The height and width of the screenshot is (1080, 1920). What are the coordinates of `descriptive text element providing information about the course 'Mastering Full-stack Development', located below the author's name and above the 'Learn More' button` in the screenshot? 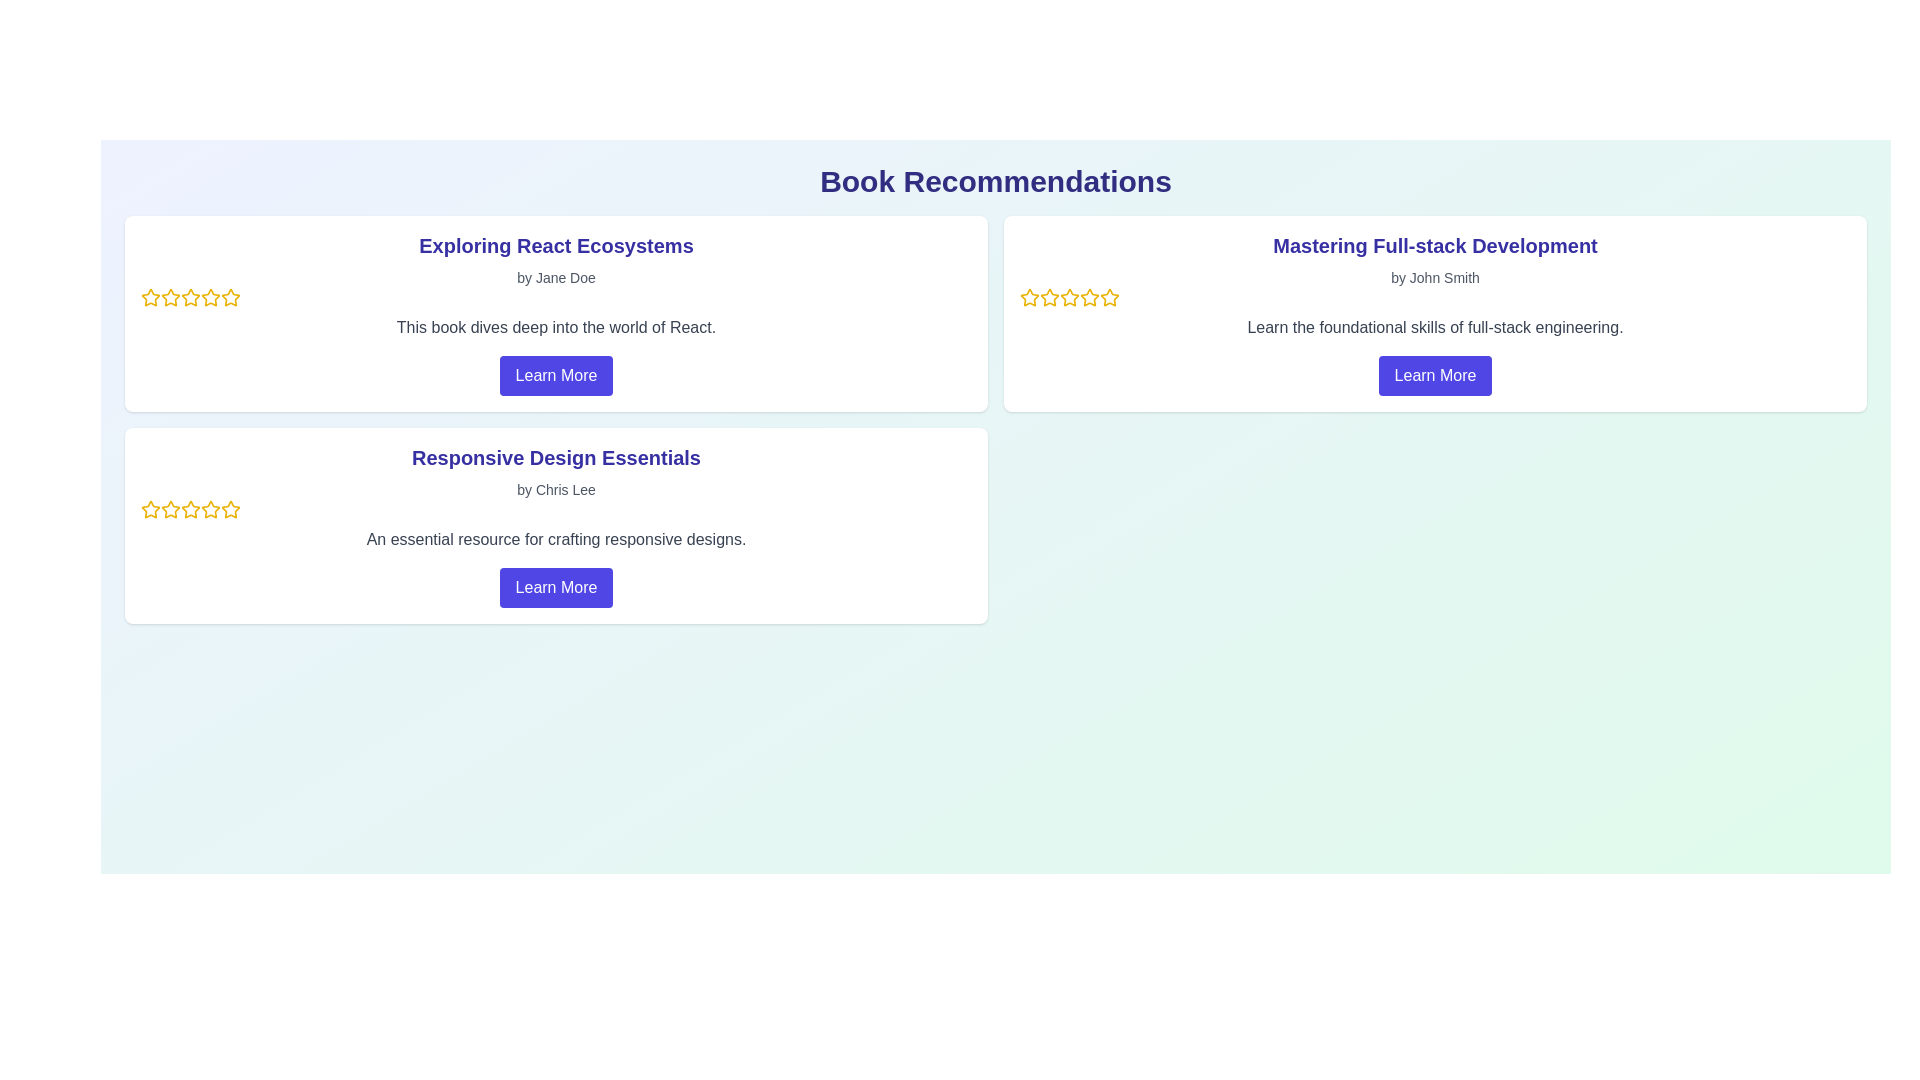 It's located at (1434, 326).